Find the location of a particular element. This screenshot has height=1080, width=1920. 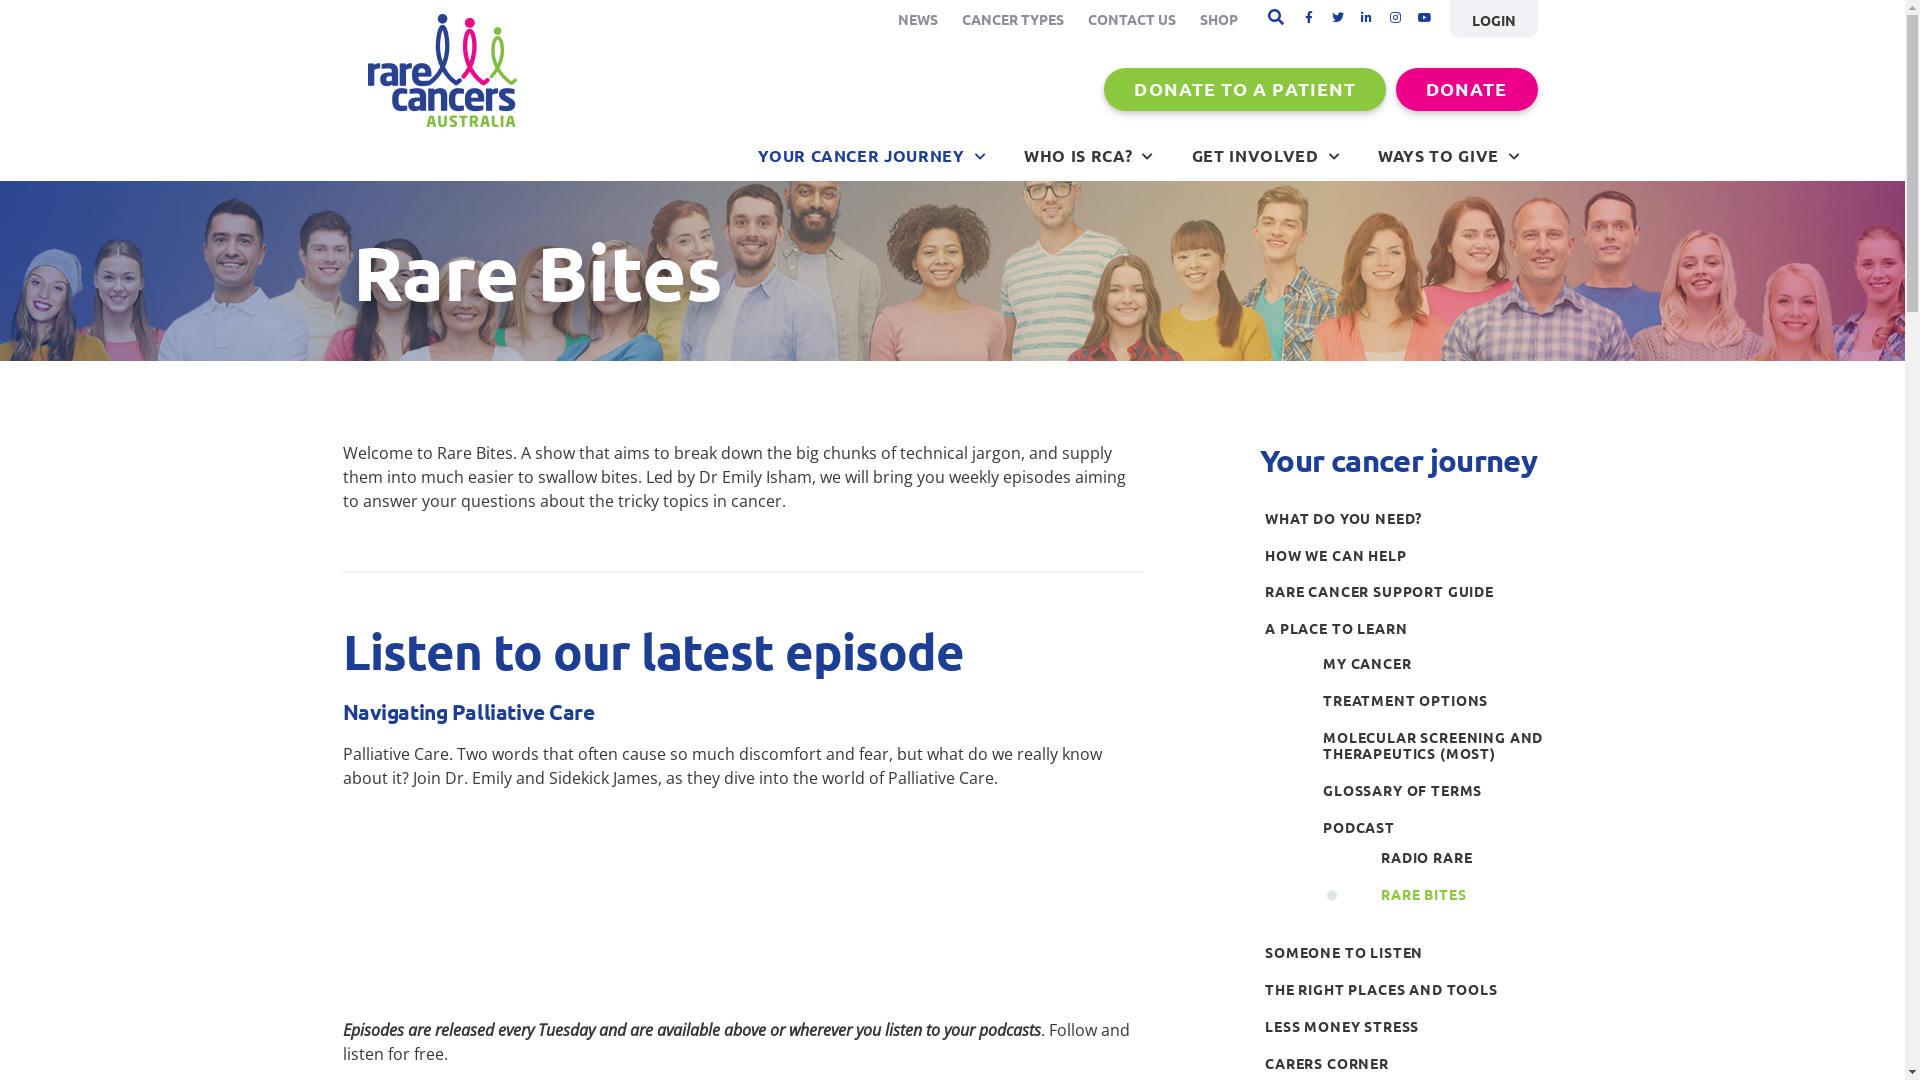

'CANCER TYPES' is located at coordinates (1012, 19).